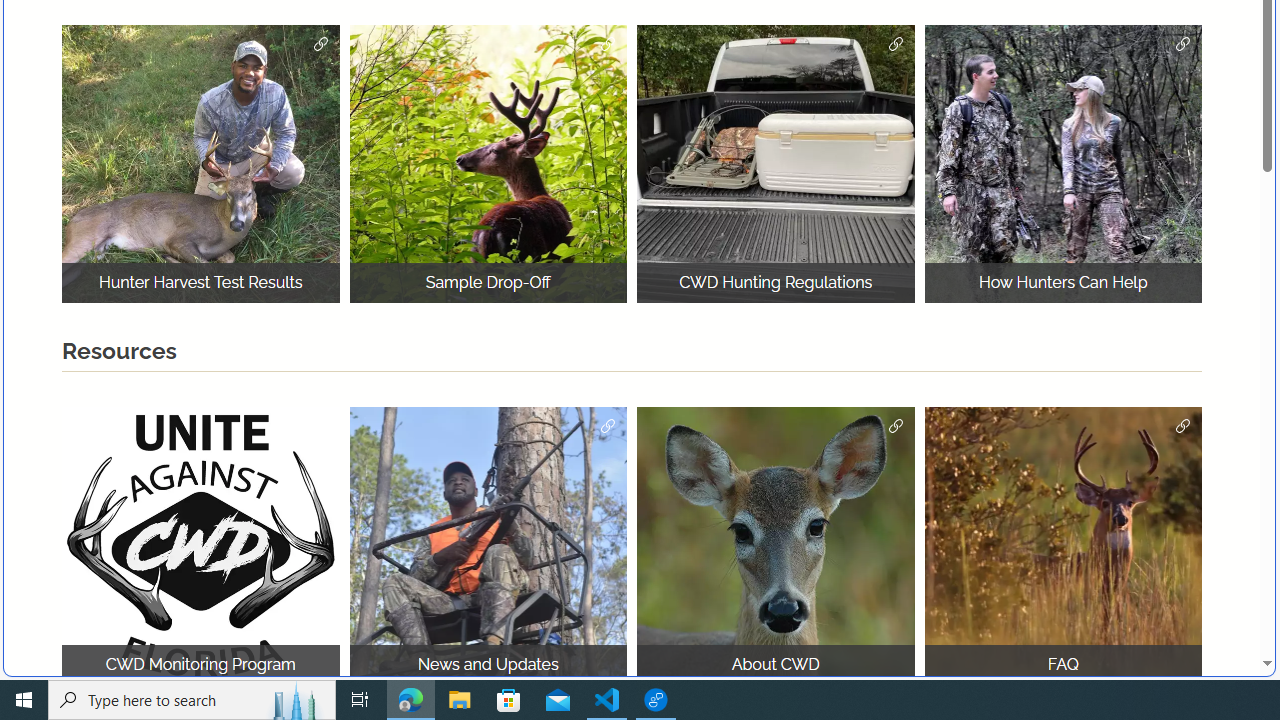  What do you see at coordinates (488, 545) in the screenshot?
I see `'News and Updates'` at bounding box center [488, 545].